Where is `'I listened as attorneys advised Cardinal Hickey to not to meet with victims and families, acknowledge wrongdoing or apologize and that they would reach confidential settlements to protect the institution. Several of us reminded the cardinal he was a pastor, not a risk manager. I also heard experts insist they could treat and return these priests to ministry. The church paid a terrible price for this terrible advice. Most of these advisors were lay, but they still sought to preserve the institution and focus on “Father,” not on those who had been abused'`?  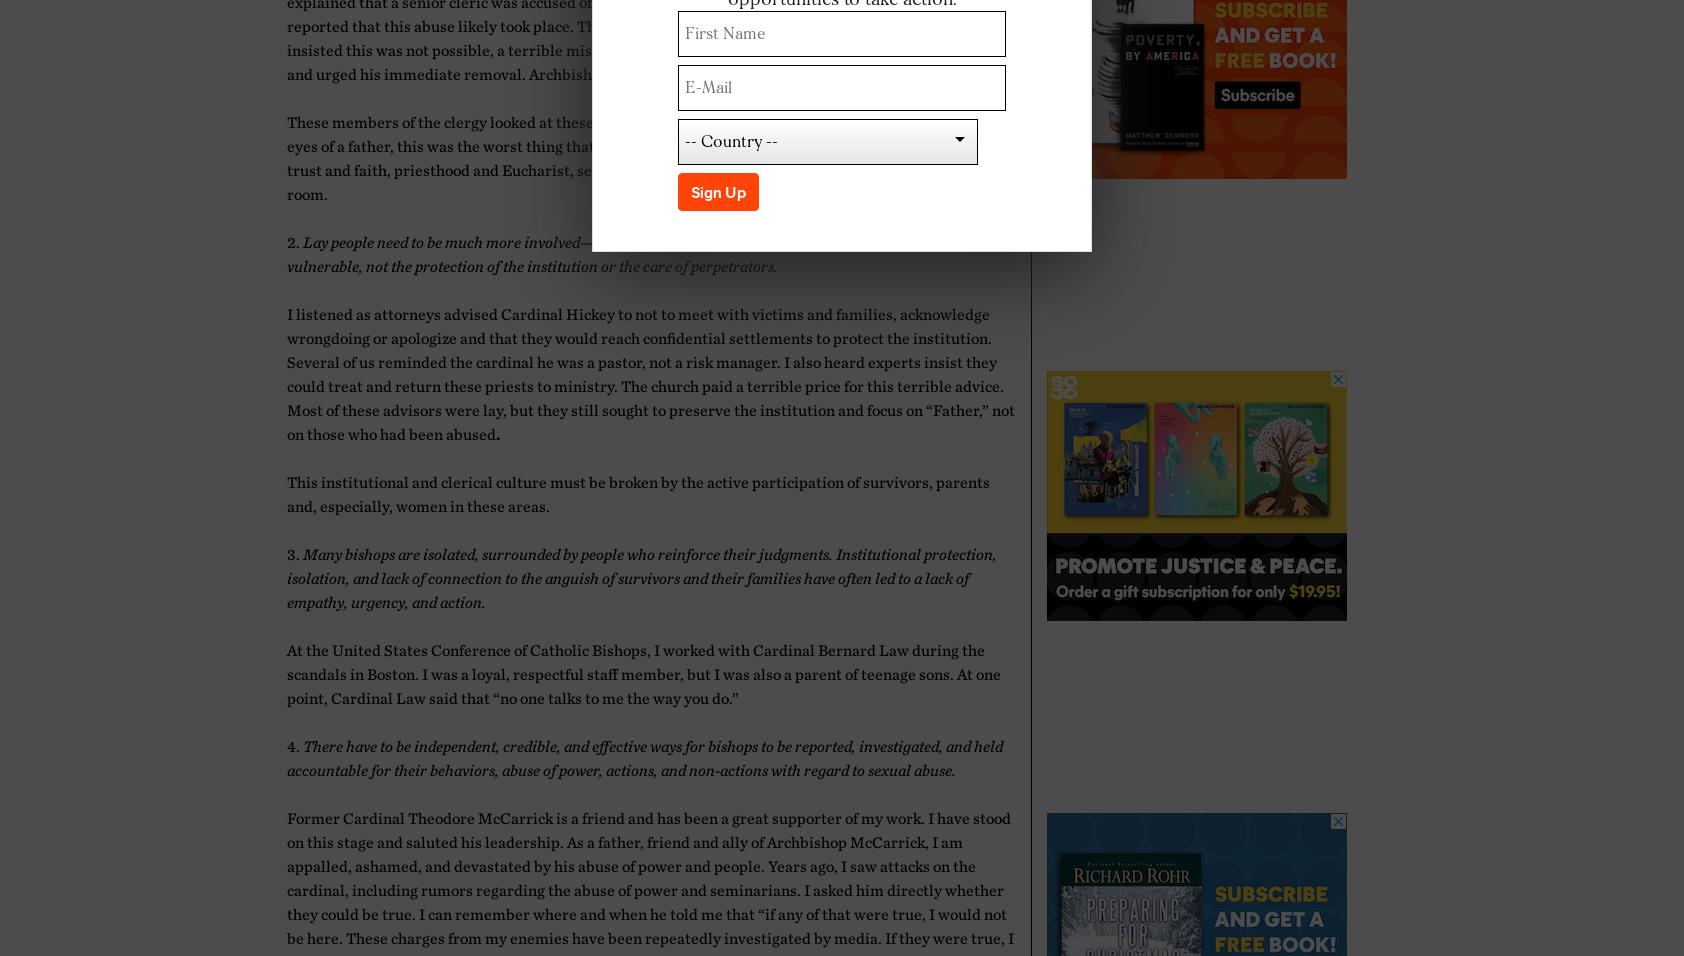
'I listened as attorneys advised Cardinal Hickey to not to meet with victims and families, acknowledge wrongdoing or apologize and that they would reach confidential settlements to protect the institution. Several of us reminded the cardinal he was a pastor, not a risk manager. I also heard experts insist they could treat and return these priests to ministry. The church paid a terrible price for this terrible advice. Most of these advisors were lay, but they still sought to preserve the institution and focus on “Father,” not on those who had been abused' is located at coordinates (651, 373).